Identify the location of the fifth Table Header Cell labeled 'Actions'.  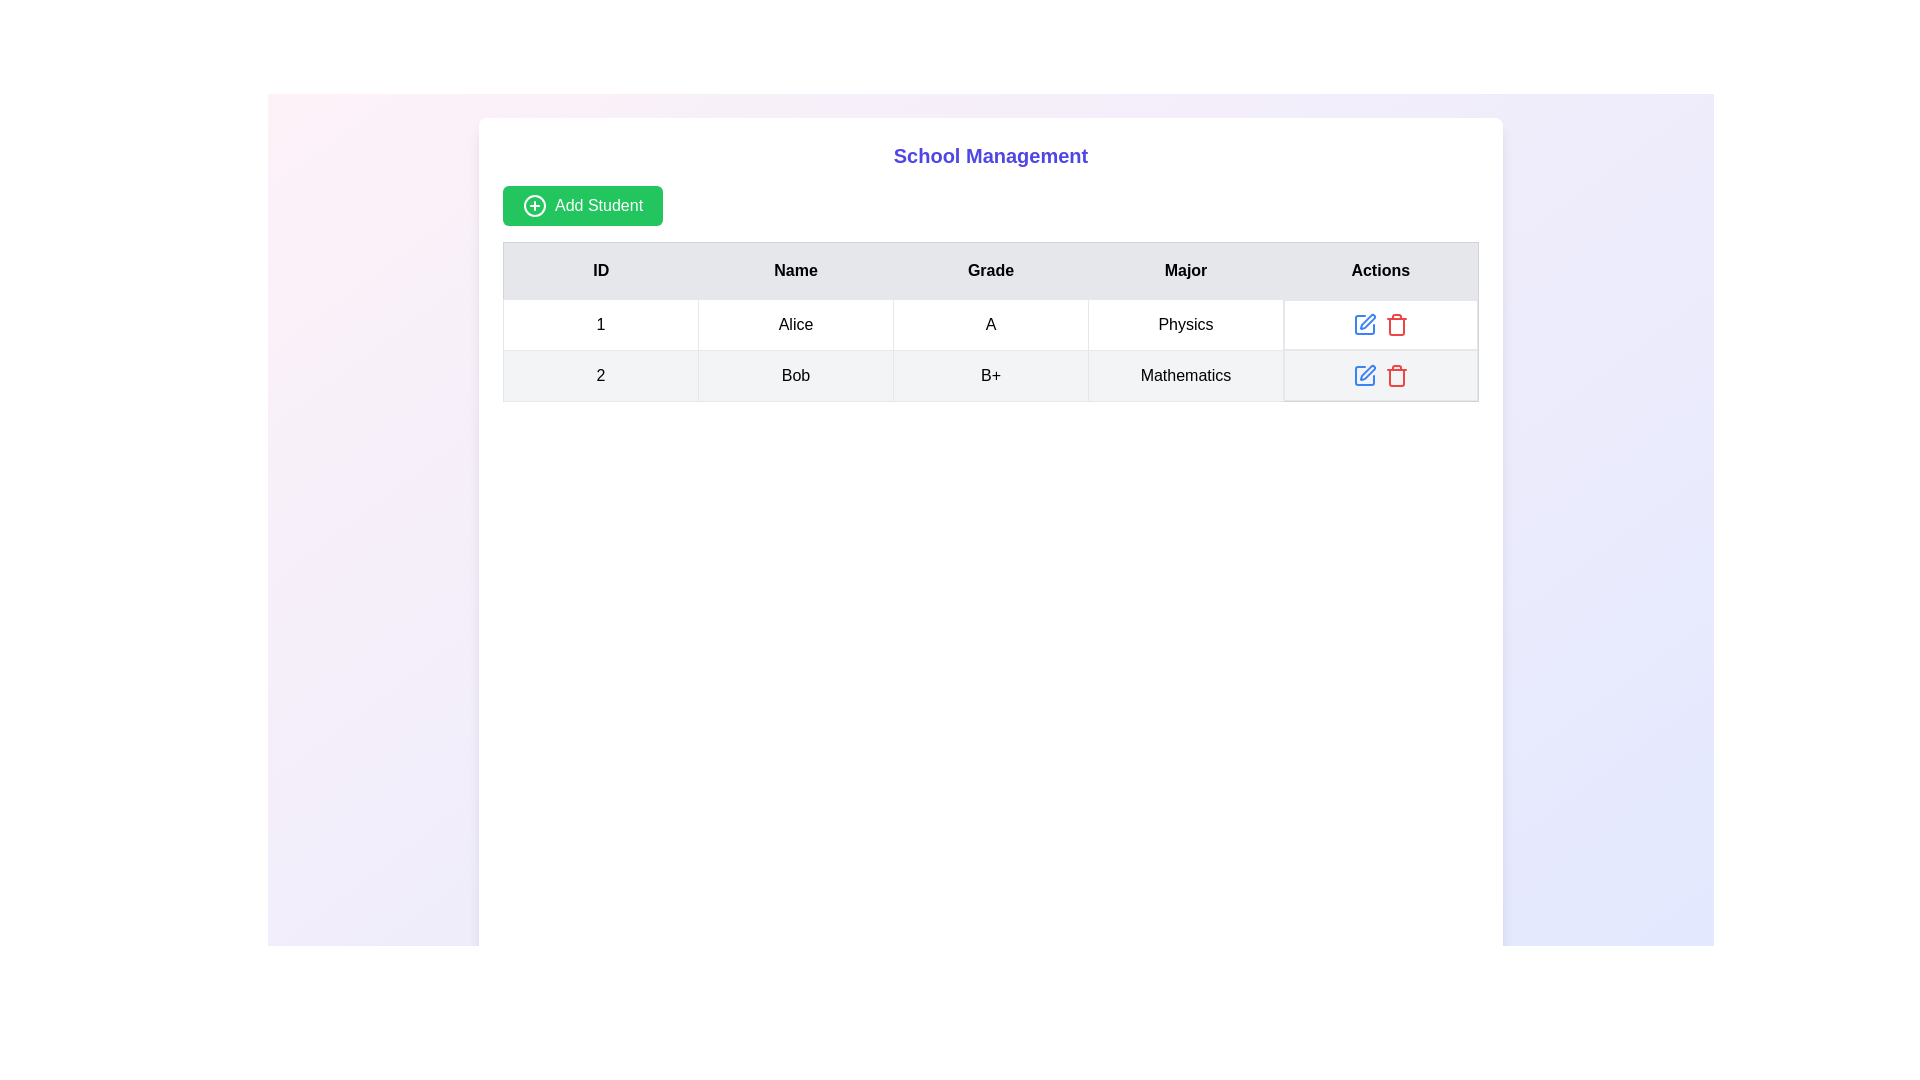
(1380, 270).